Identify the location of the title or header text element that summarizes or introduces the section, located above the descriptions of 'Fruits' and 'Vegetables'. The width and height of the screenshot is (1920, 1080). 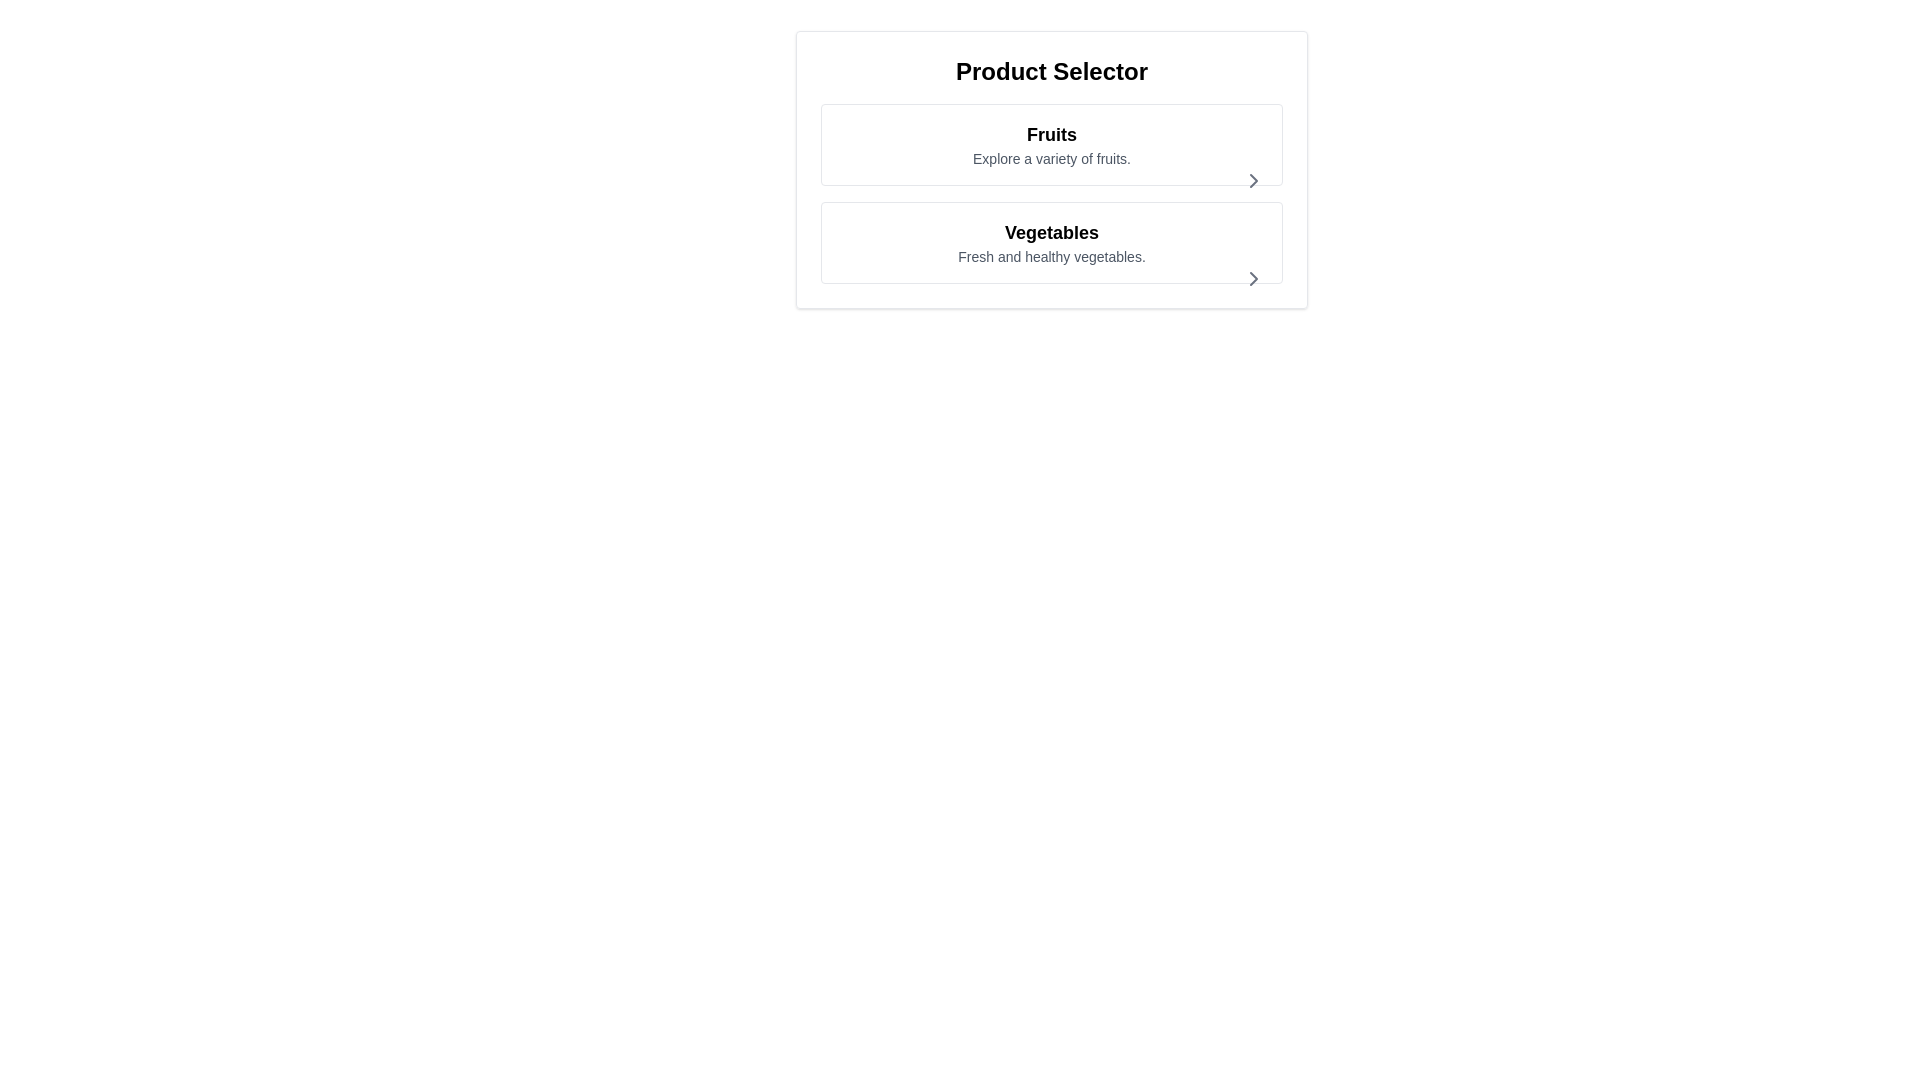
(1050, 71).